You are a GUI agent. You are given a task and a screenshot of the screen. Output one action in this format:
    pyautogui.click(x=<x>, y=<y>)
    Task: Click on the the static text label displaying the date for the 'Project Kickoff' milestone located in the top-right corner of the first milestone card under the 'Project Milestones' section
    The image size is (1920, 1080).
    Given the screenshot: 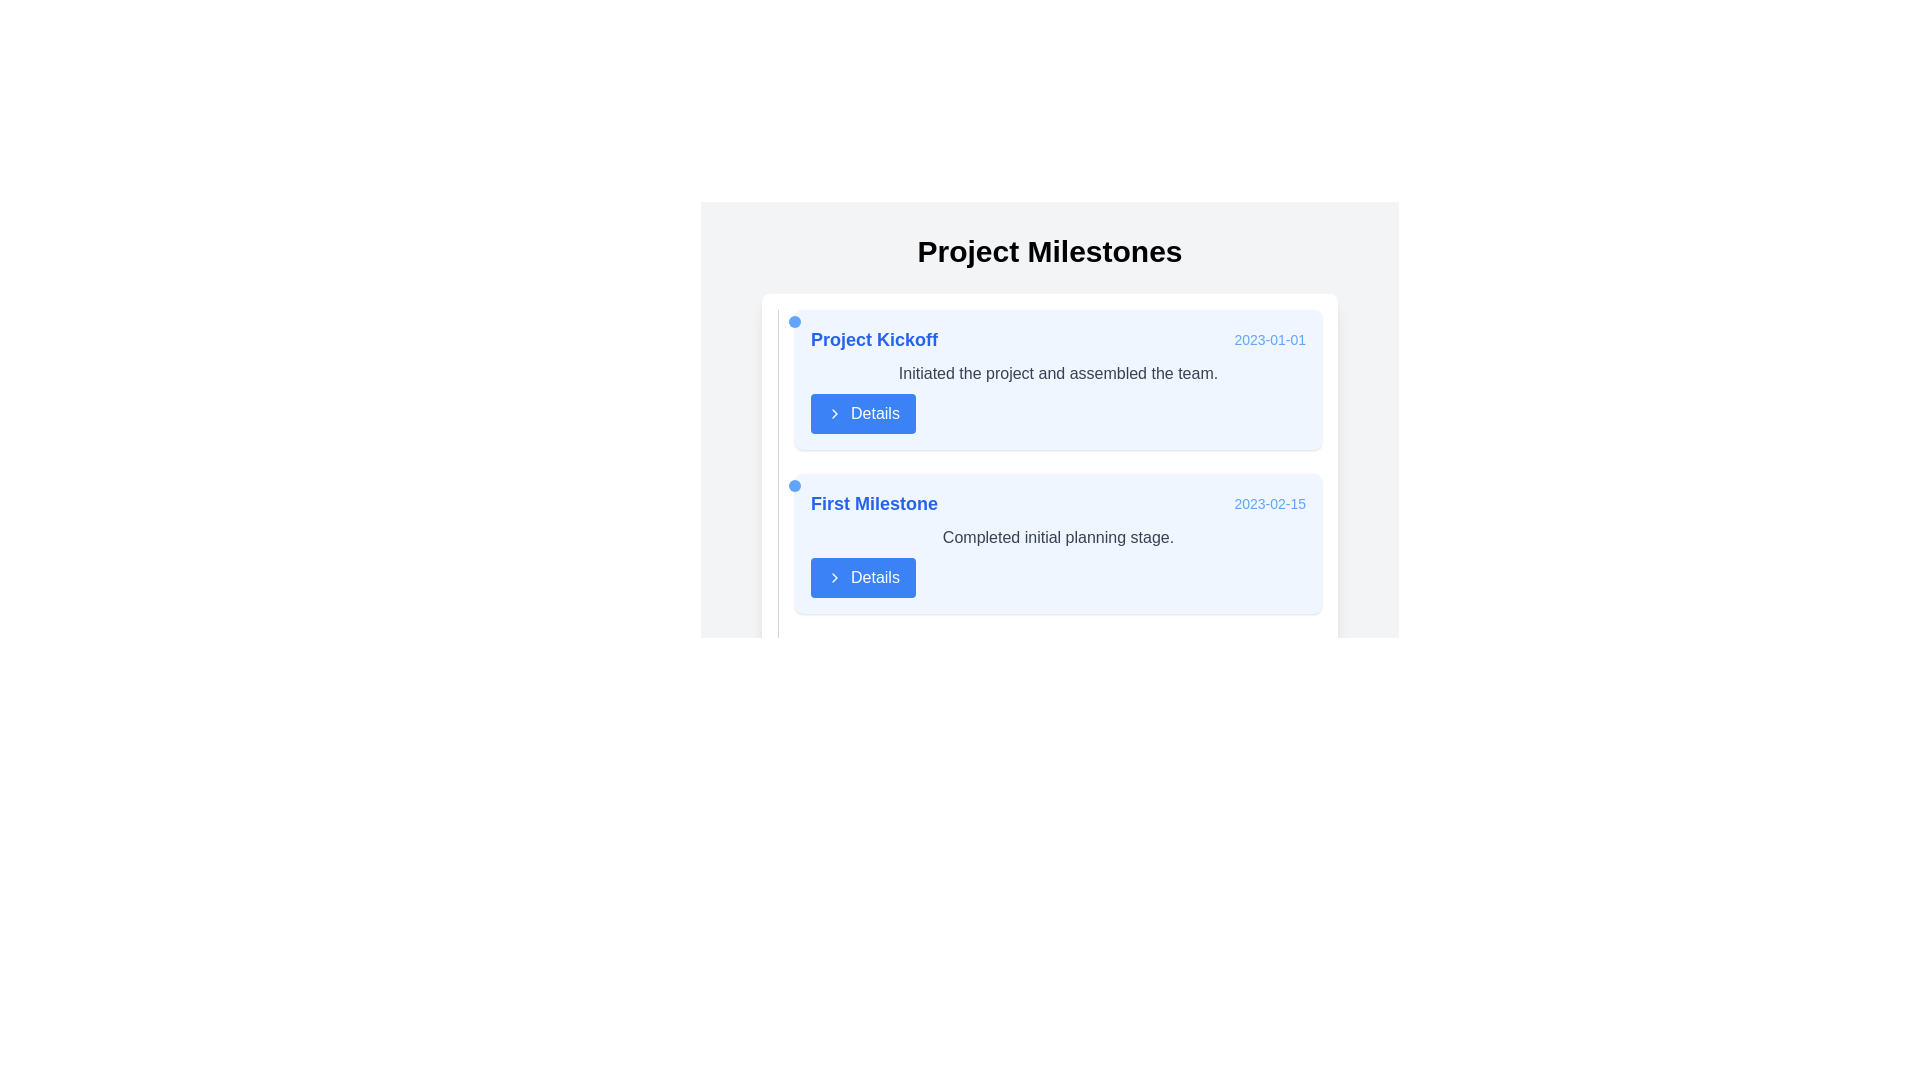 What is the action you would take?
    pyautogui.click(x=1269, y=338)
    